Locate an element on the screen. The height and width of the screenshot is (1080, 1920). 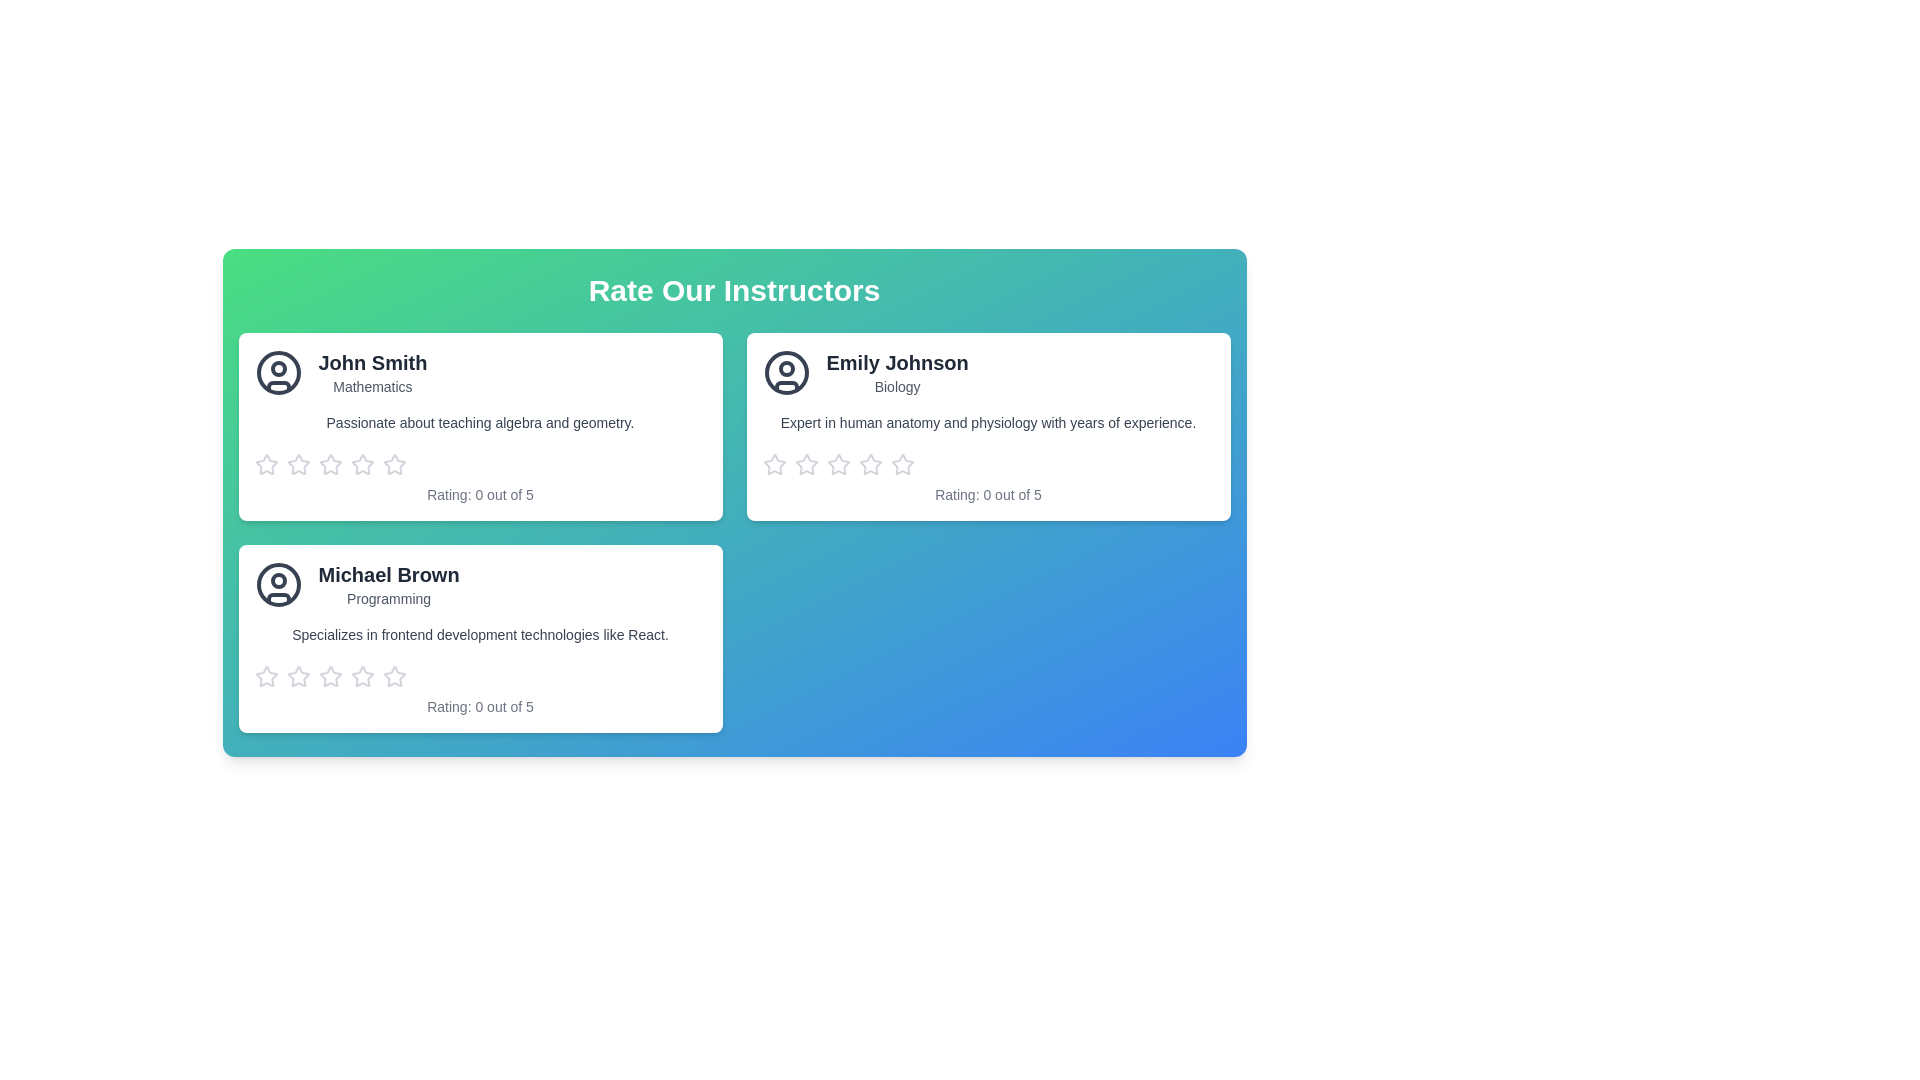
the text block displaying 'John Smith' and their subject 'Mathematics' is located at coordinates (372, 373).